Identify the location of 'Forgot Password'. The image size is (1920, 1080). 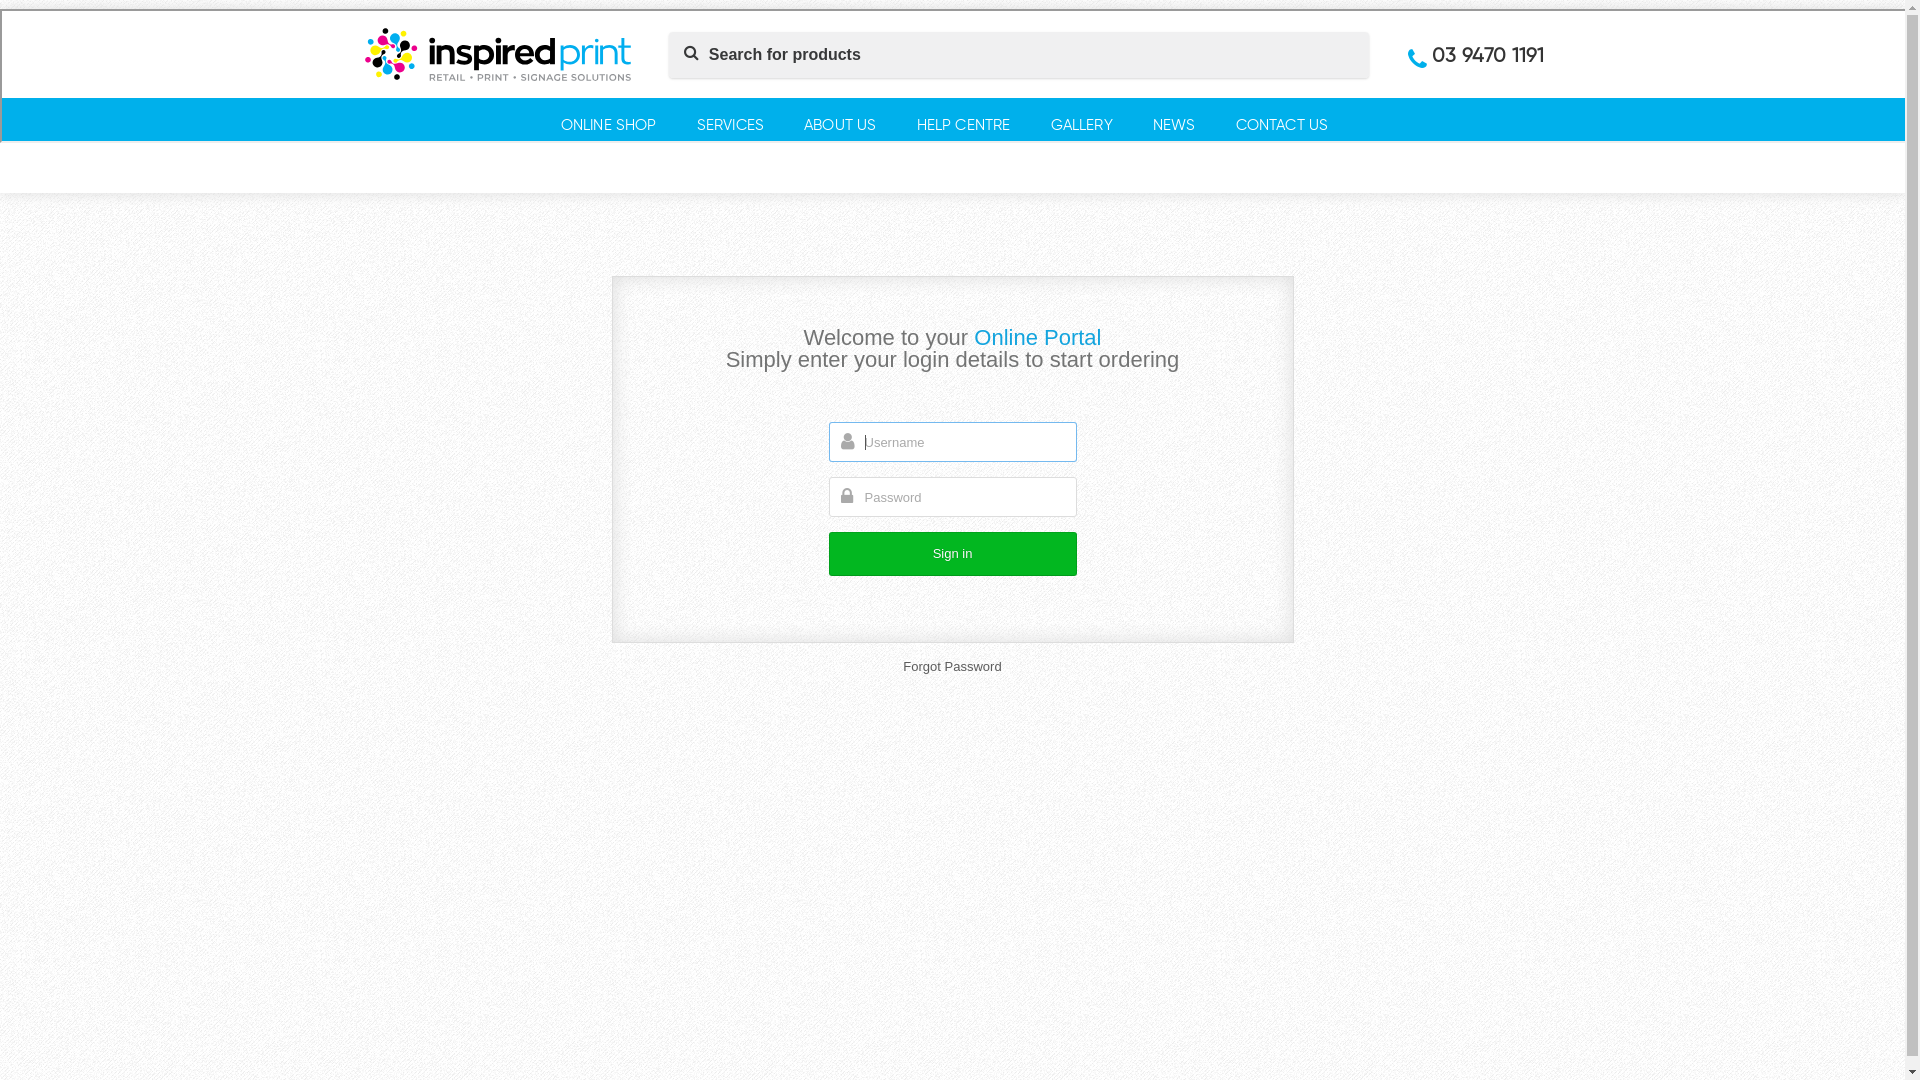
(950, 666).